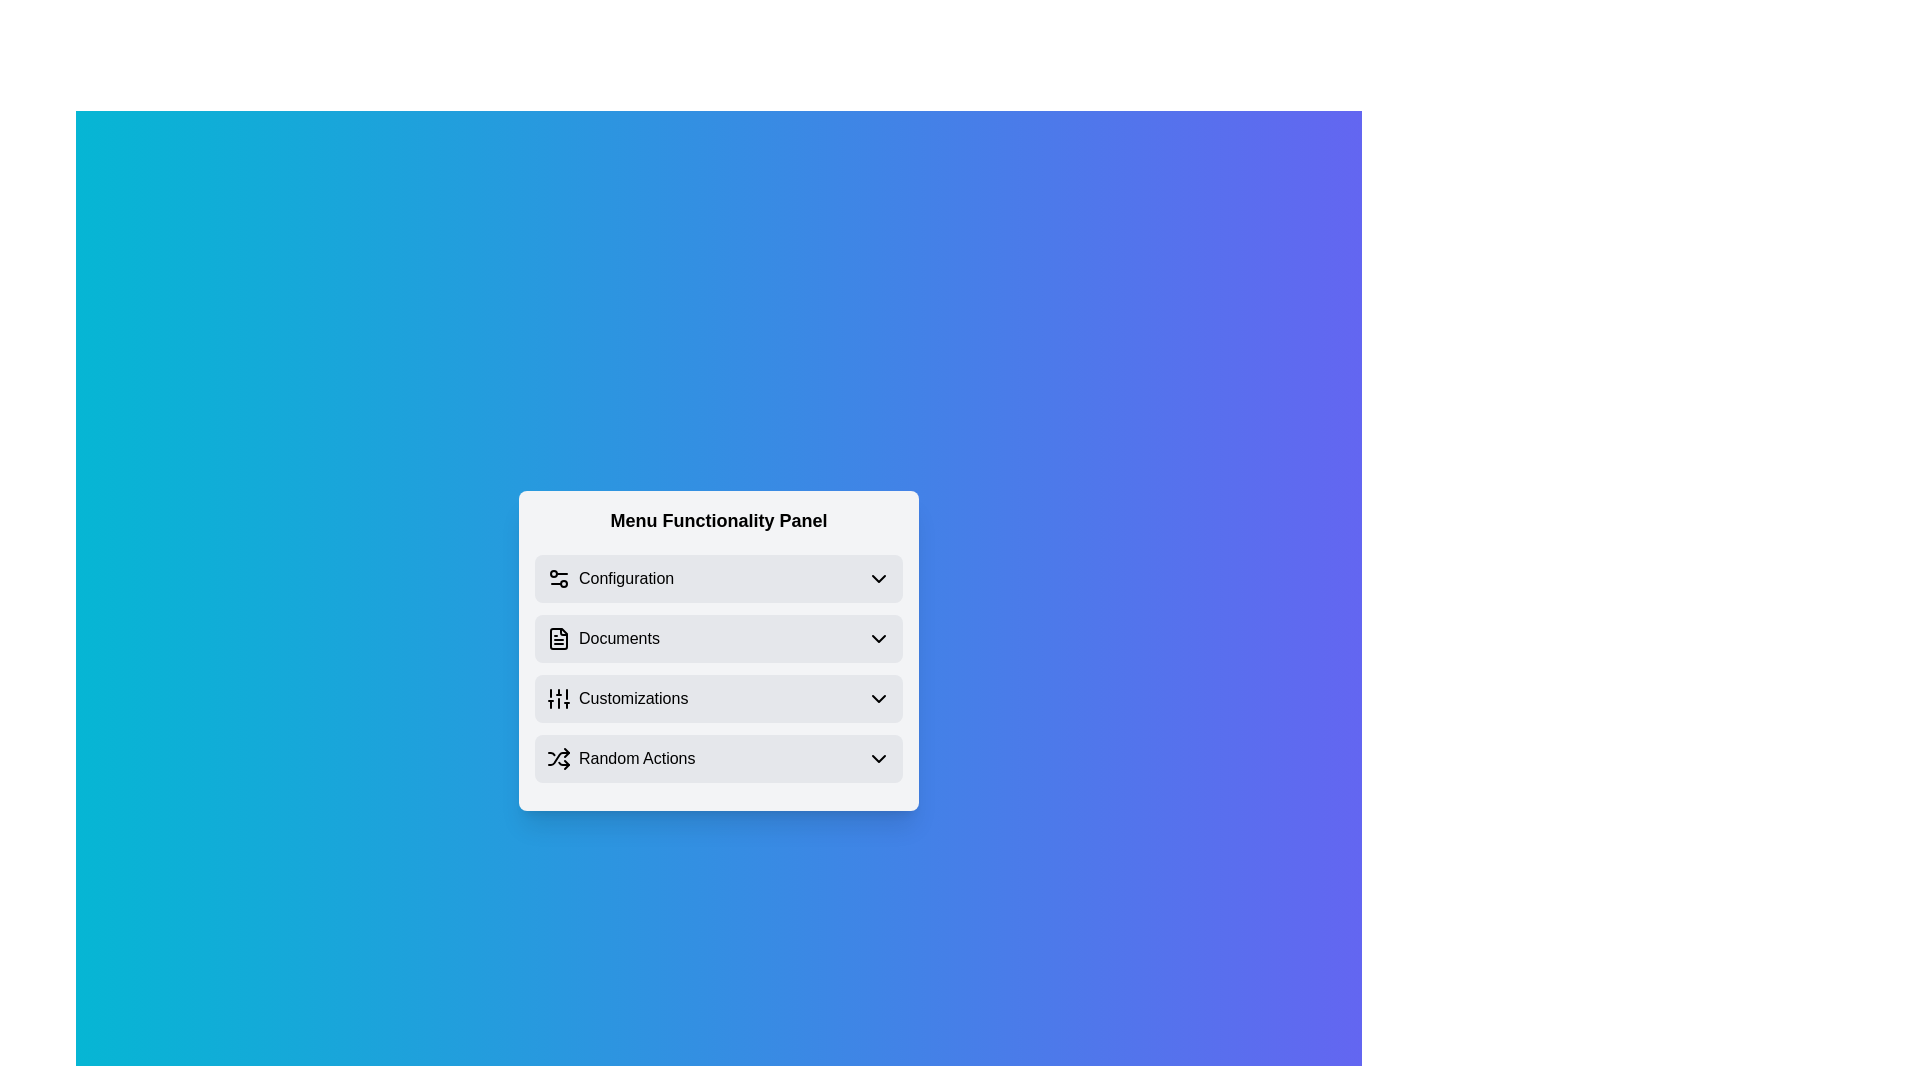 The image size is (1920, 1080). Describe the element at coordinates (558, 578) in the screenshot. I see `the icon associated with the menu item Configuration` at that location.